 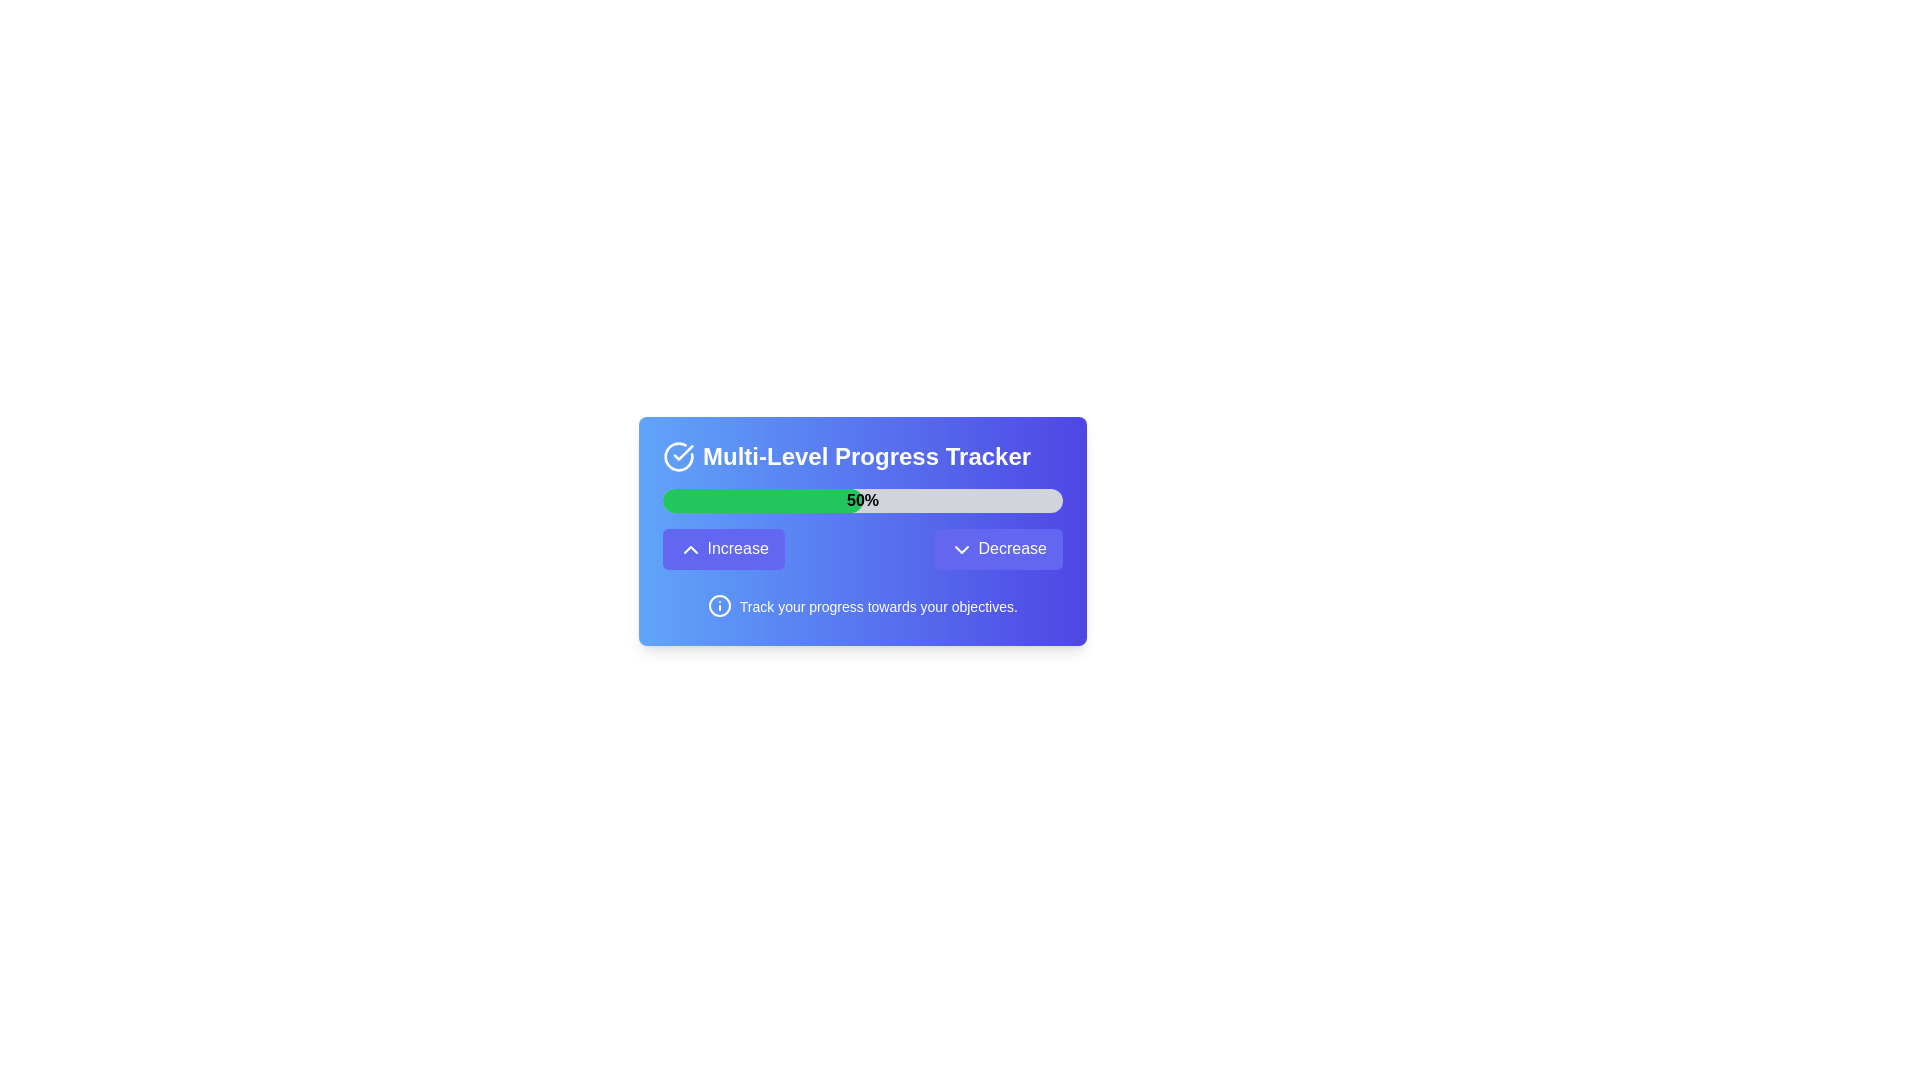 What do you see at coordinates (863, 548) in the screenshot?
I see `keyboard navigation` at bounding box center [863, 548].